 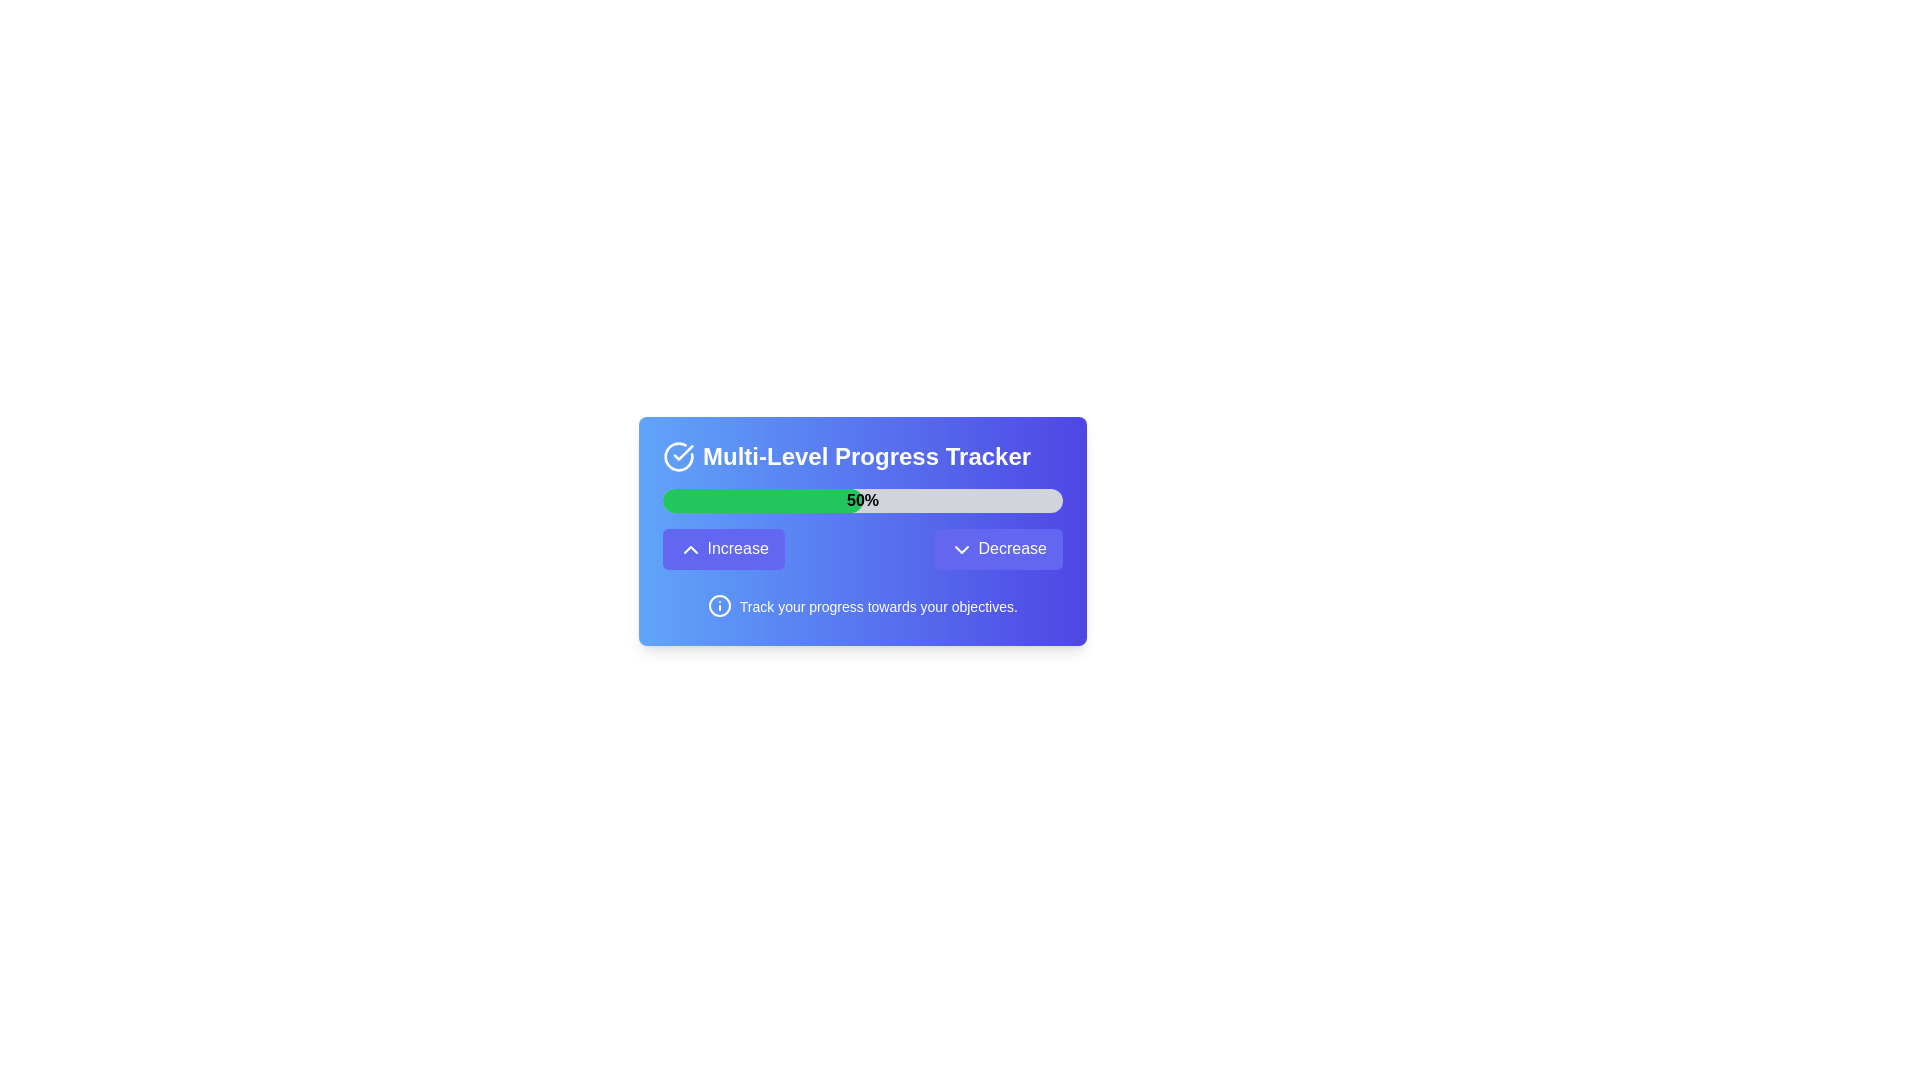 What do you see at coordinates (863, 548) in the screenshot?
I see `keyboard navigation` at bounding box center [863, 548].